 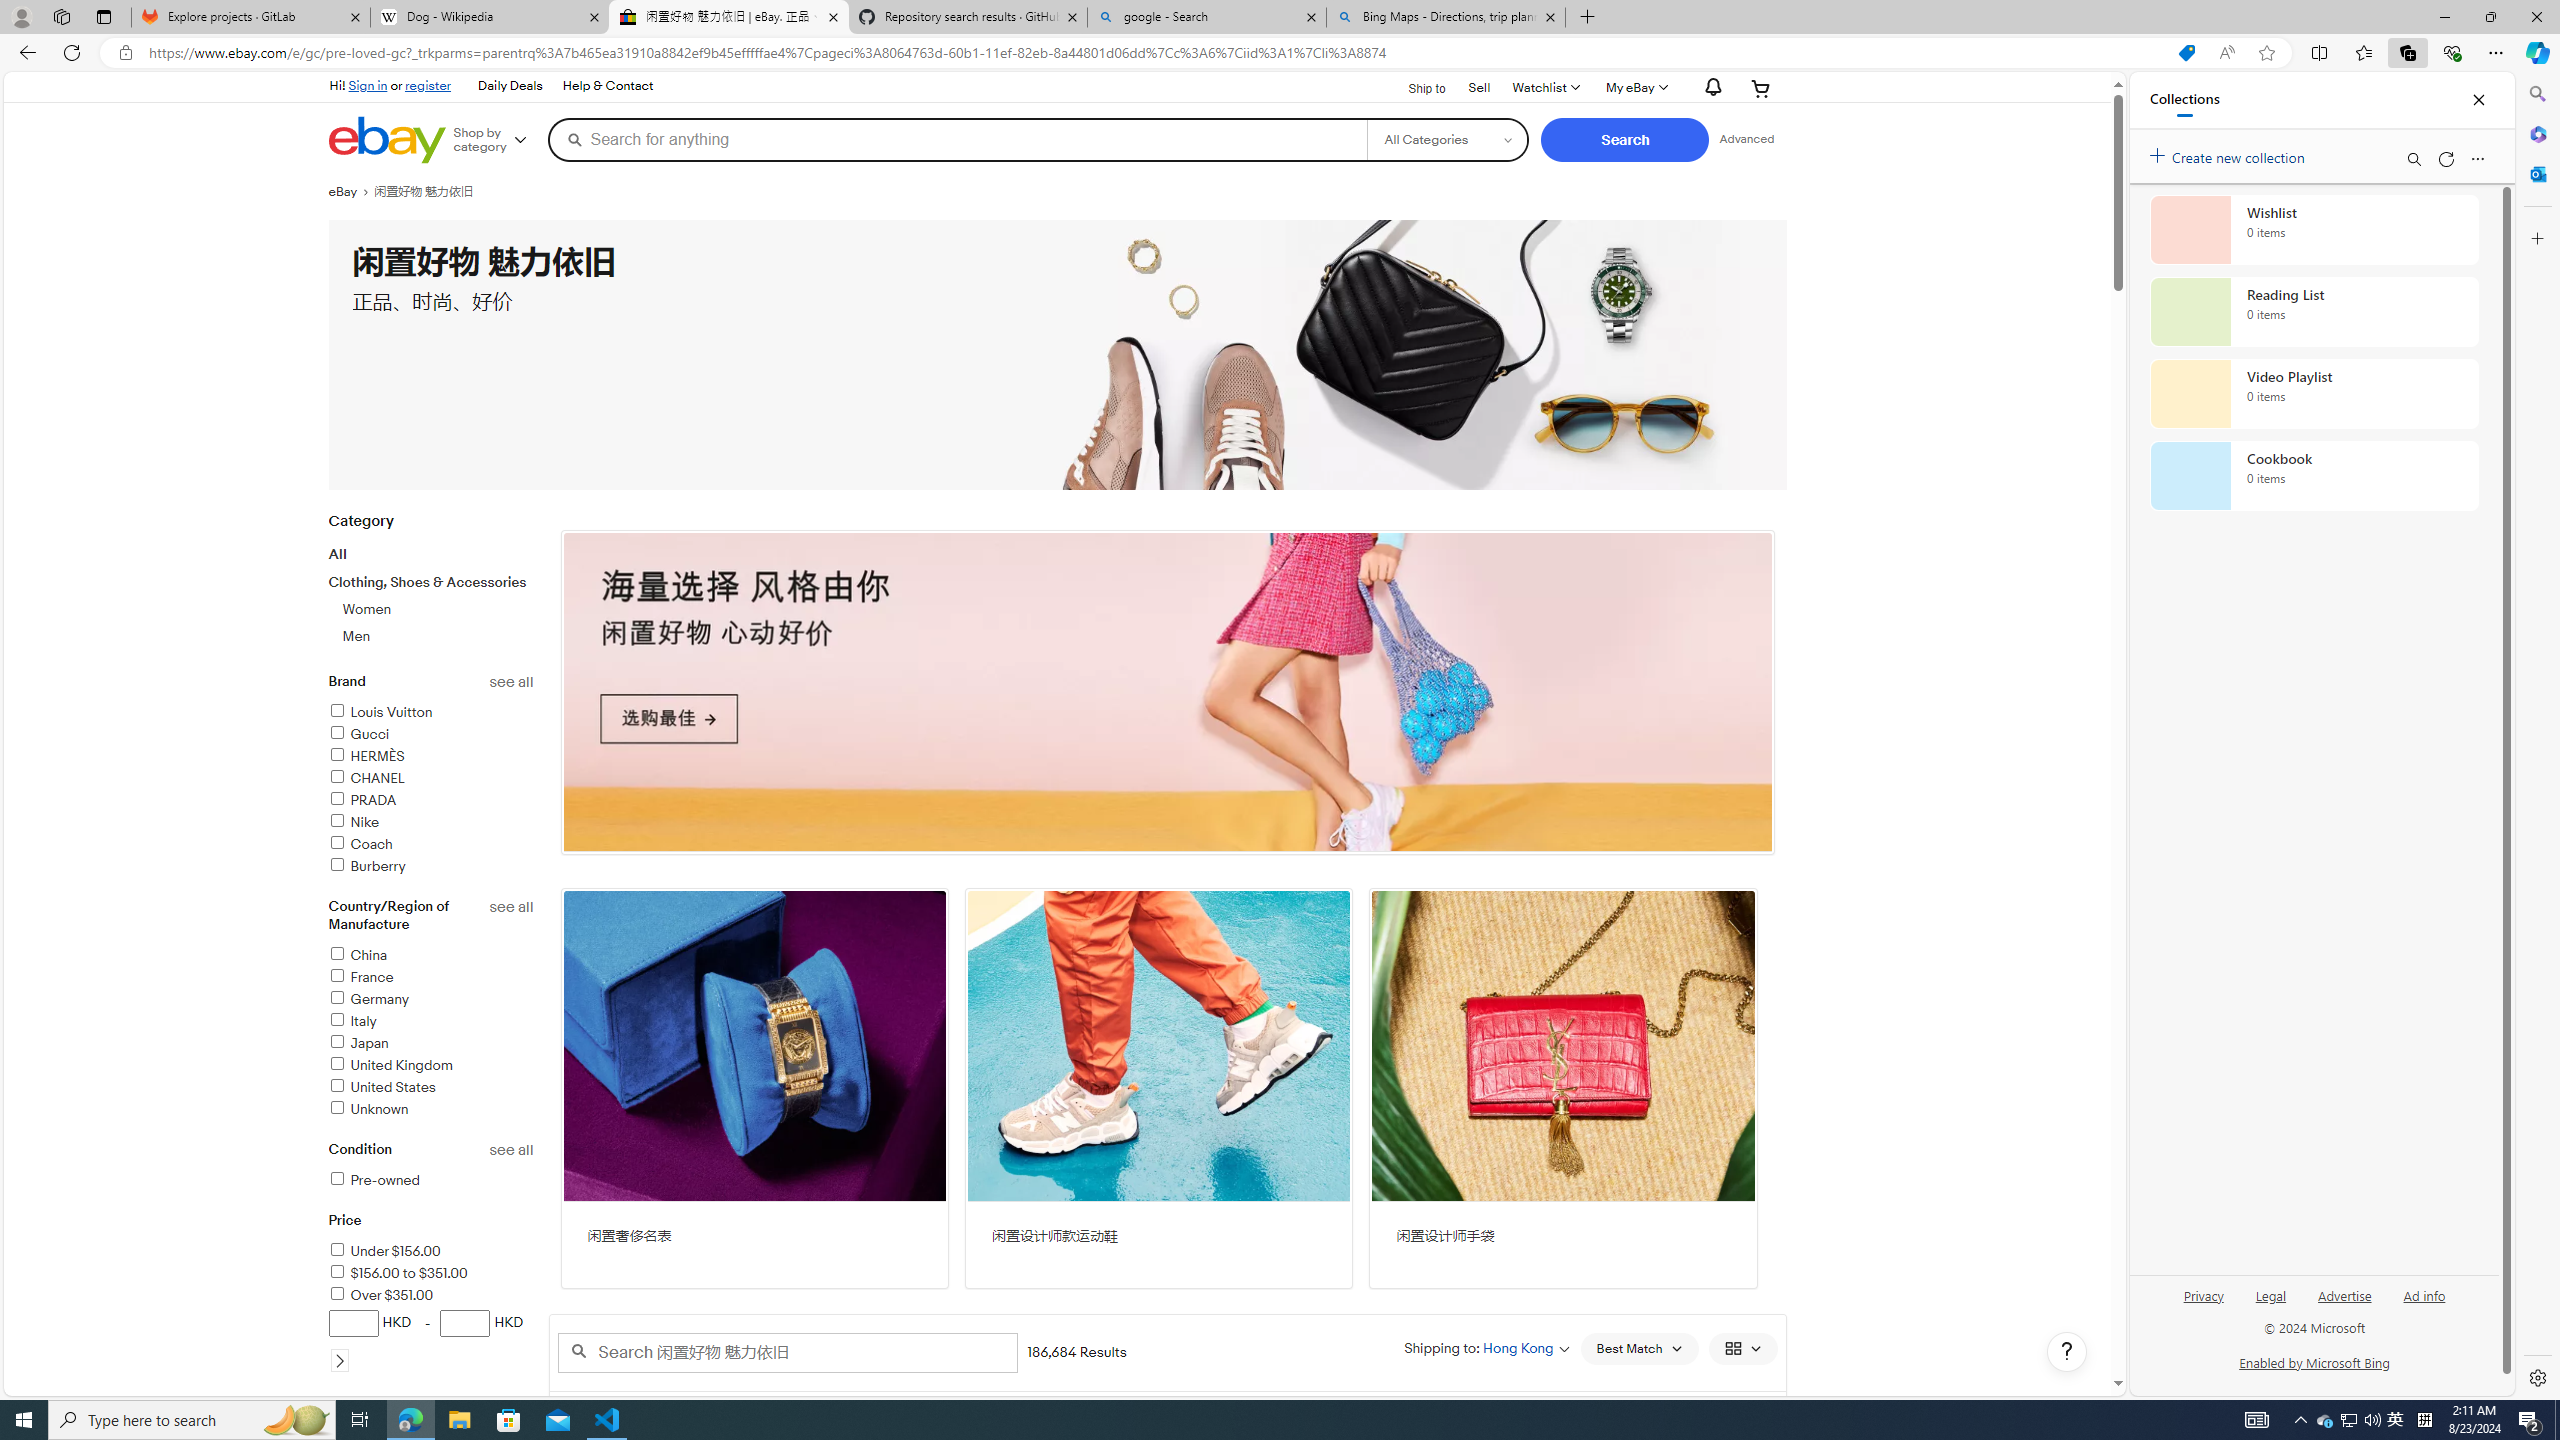 I want to click on 'CategoryAllClothing, Shoes & AccessoriesWomenMen', so click(x=431, y=589).